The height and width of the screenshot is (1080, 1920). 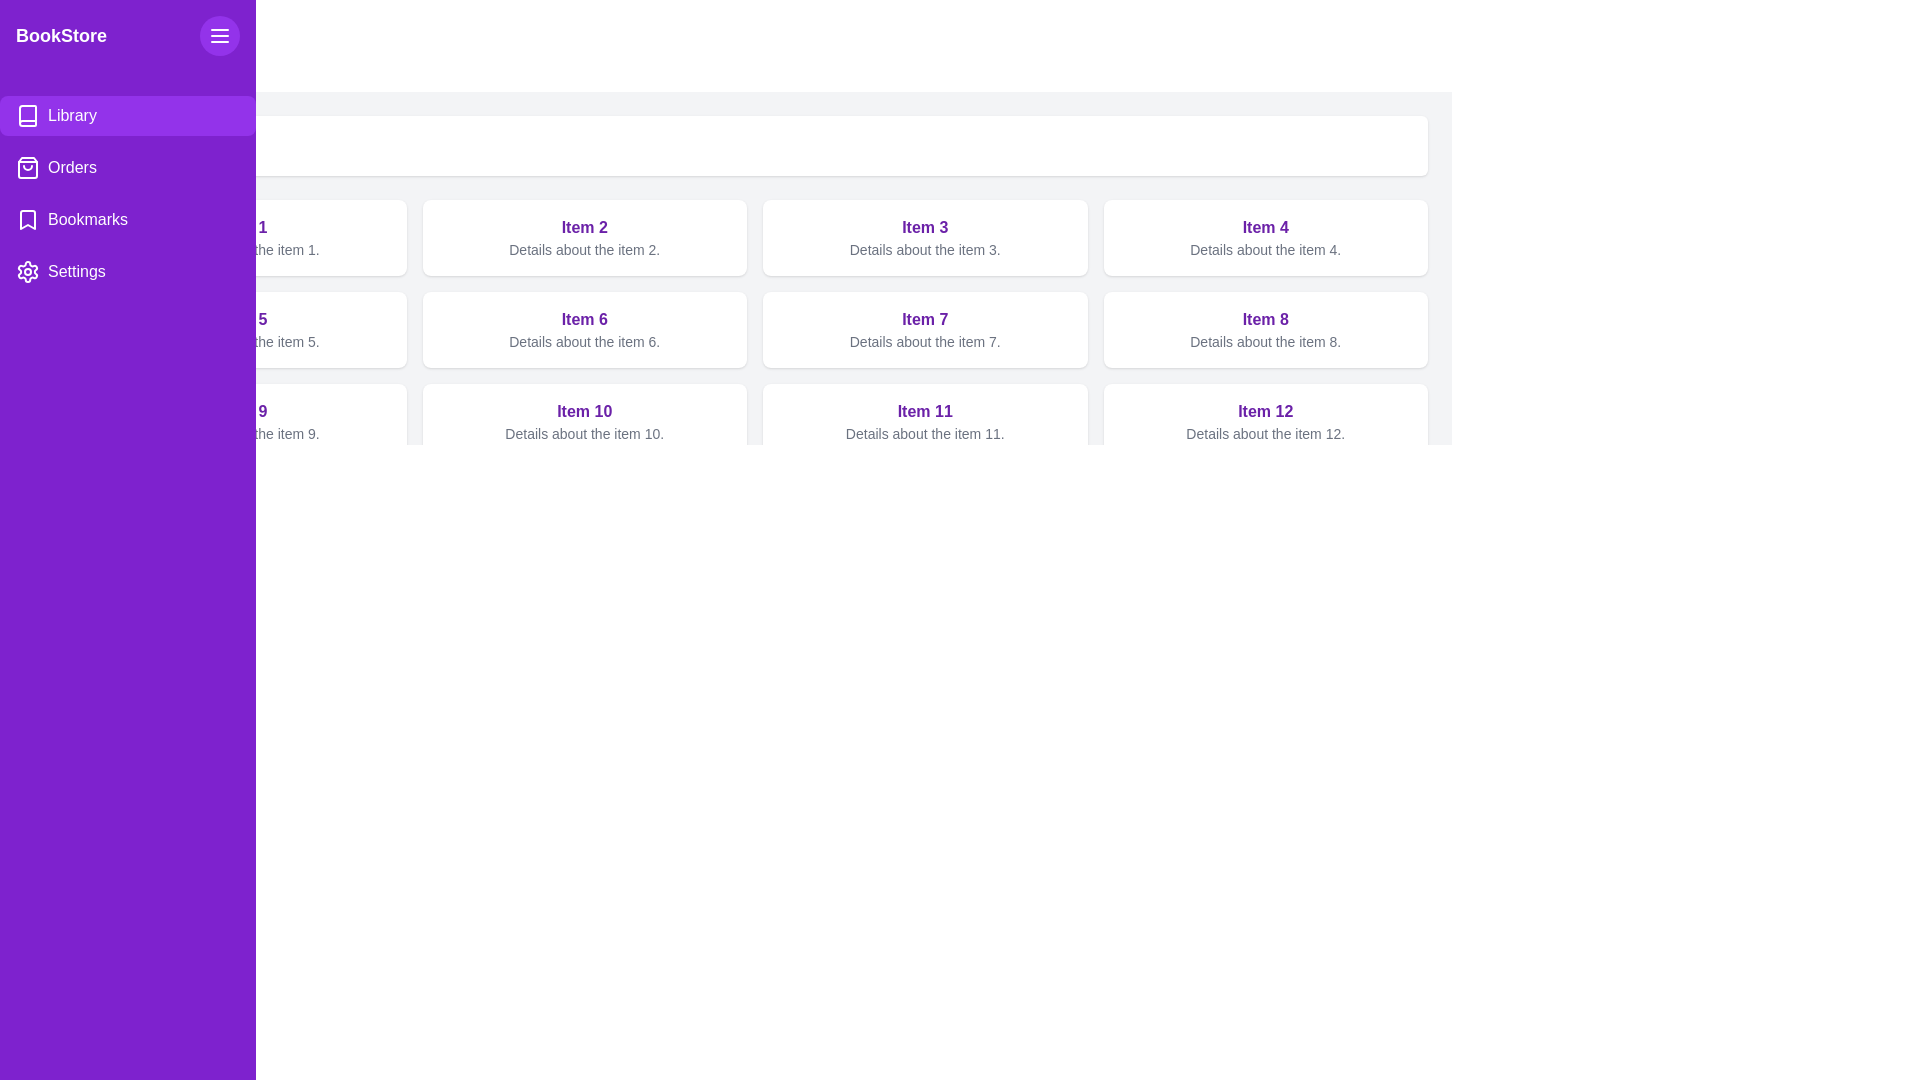 I want to click on the text label that serves as a title or heading for the card element indicating the item's name, located in the second row and fourth column of the grid, so click(x=1264, y=226).